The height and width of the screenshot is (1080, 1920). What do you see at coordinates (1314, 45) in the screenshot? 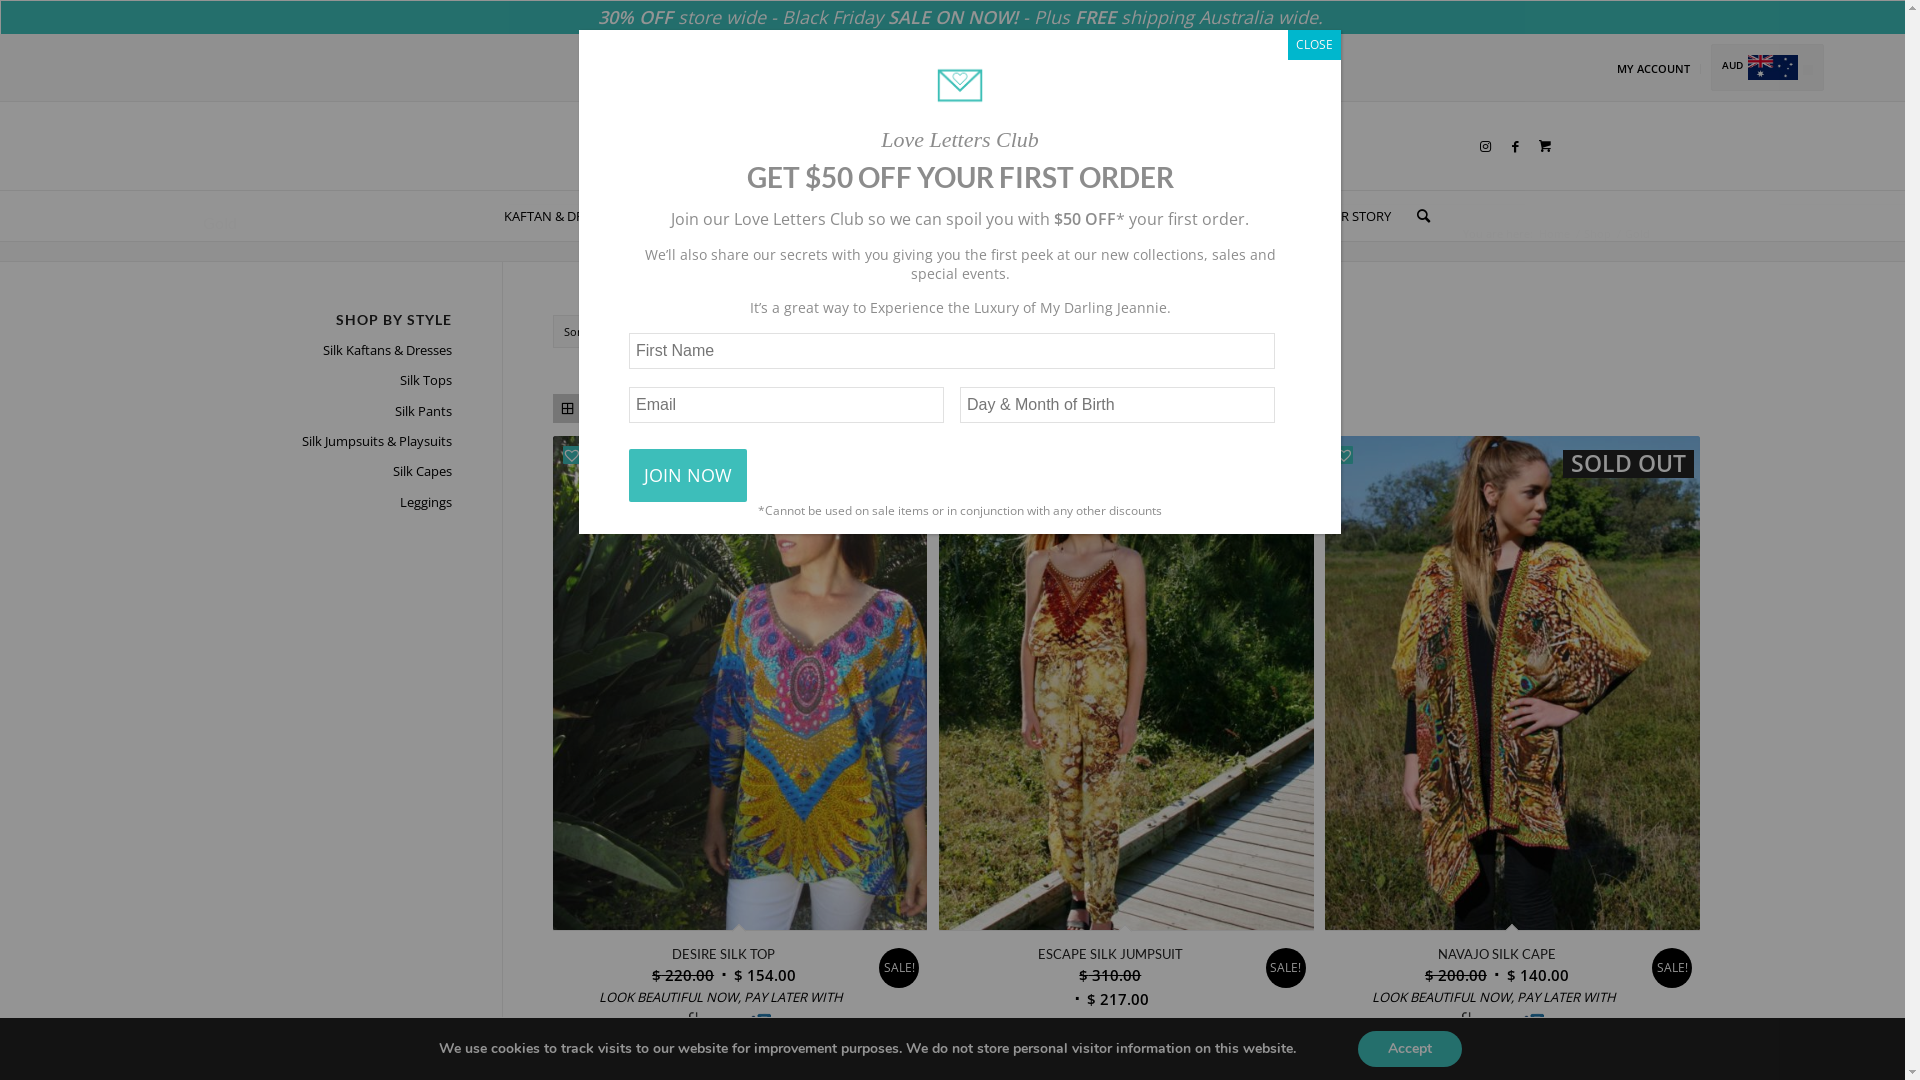
I see `'CLOSE'` at bounding box center [1314, 45].